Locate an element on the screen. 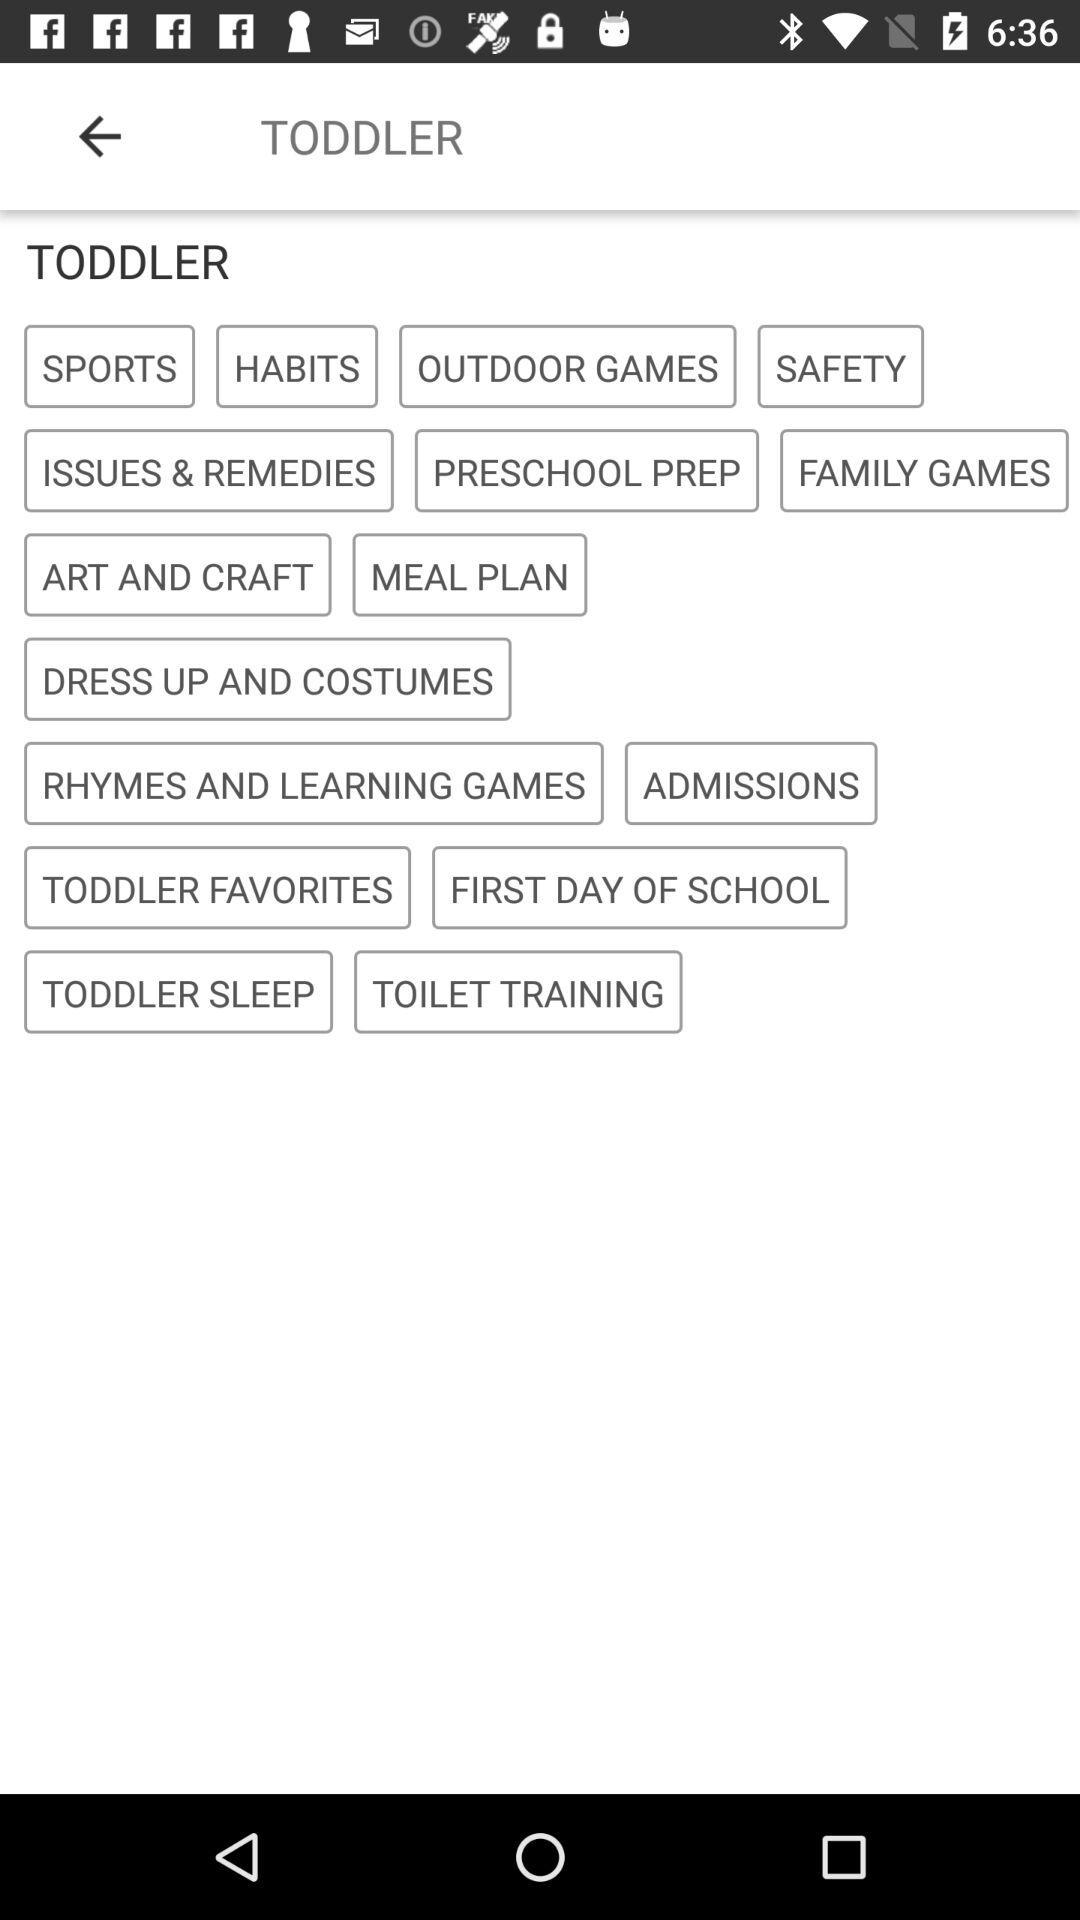 The height and width of the screenshot is (1920, 1080). outdoor games is located at coordinates (567, 367).